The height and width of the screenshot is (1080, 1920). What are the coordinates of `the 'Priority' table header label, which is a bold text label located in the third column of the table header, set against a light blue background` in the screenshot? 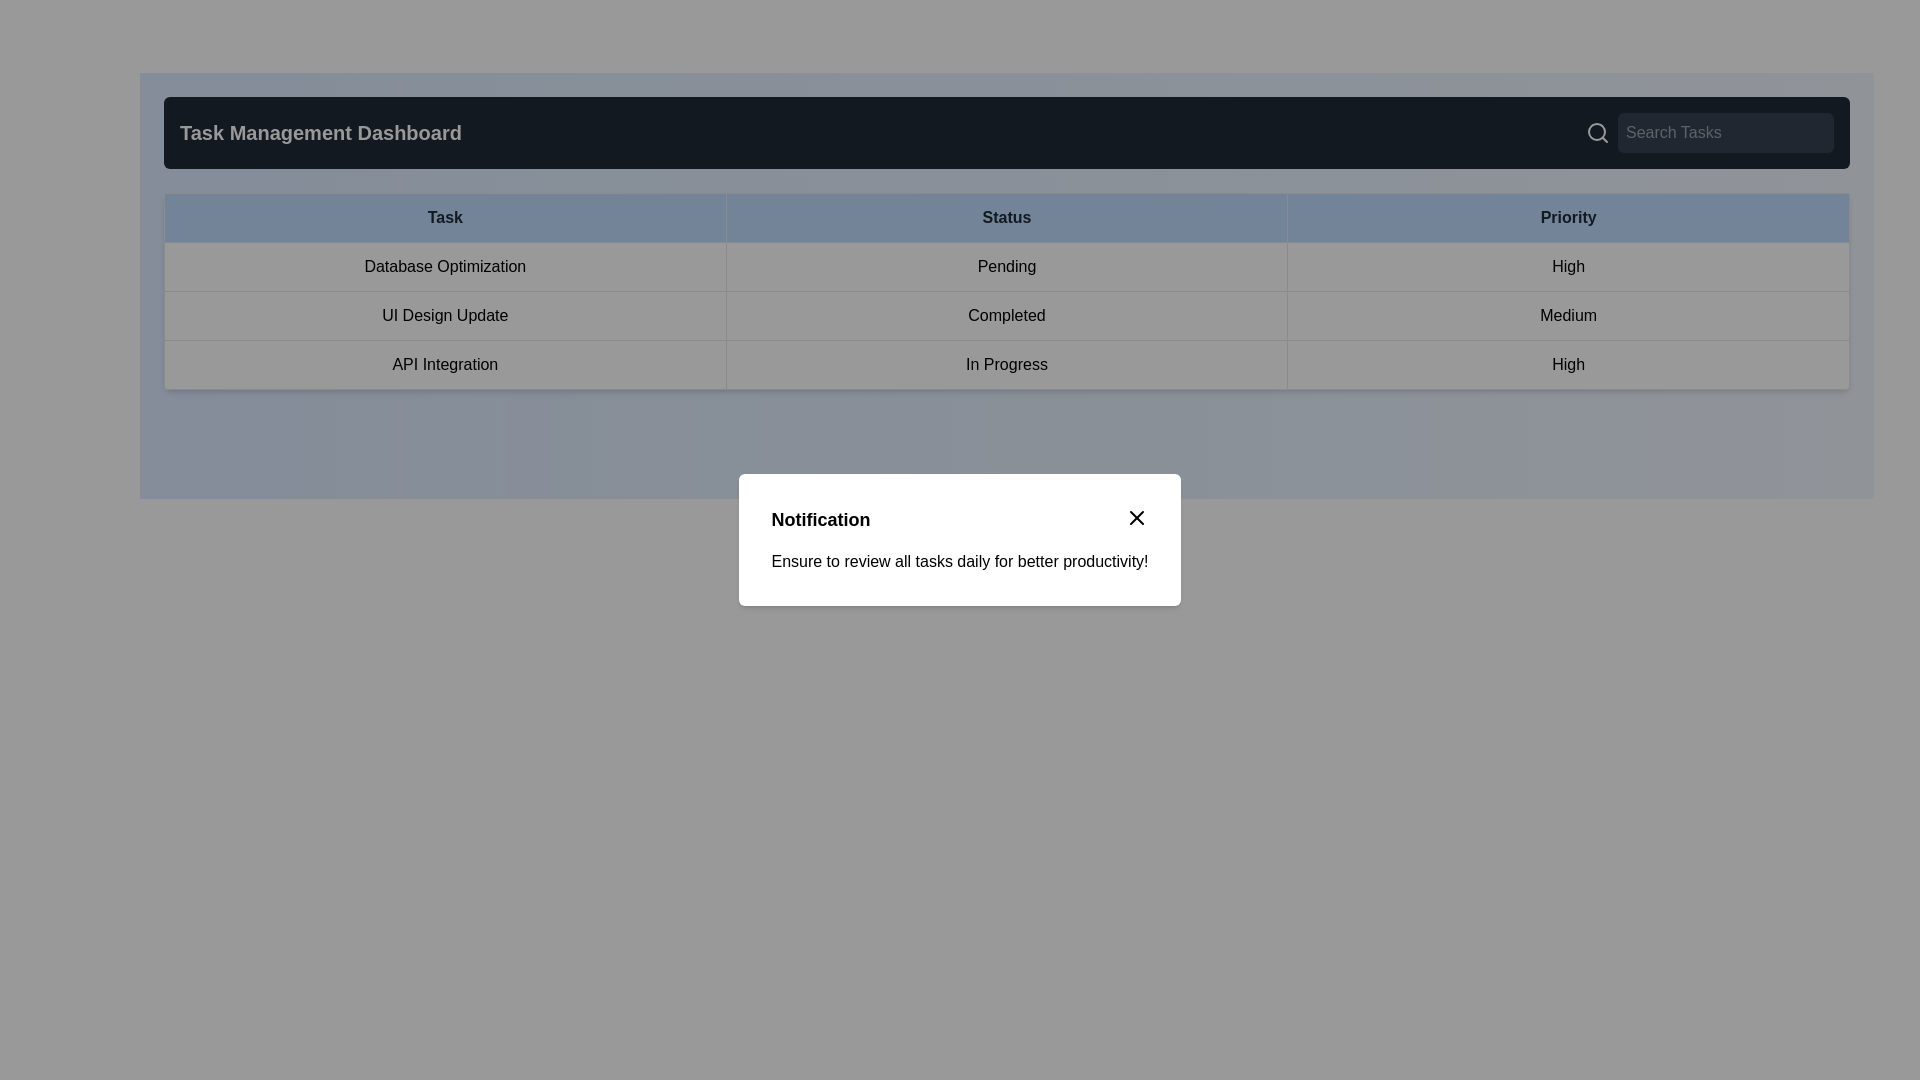 It's located at (1567, 218).